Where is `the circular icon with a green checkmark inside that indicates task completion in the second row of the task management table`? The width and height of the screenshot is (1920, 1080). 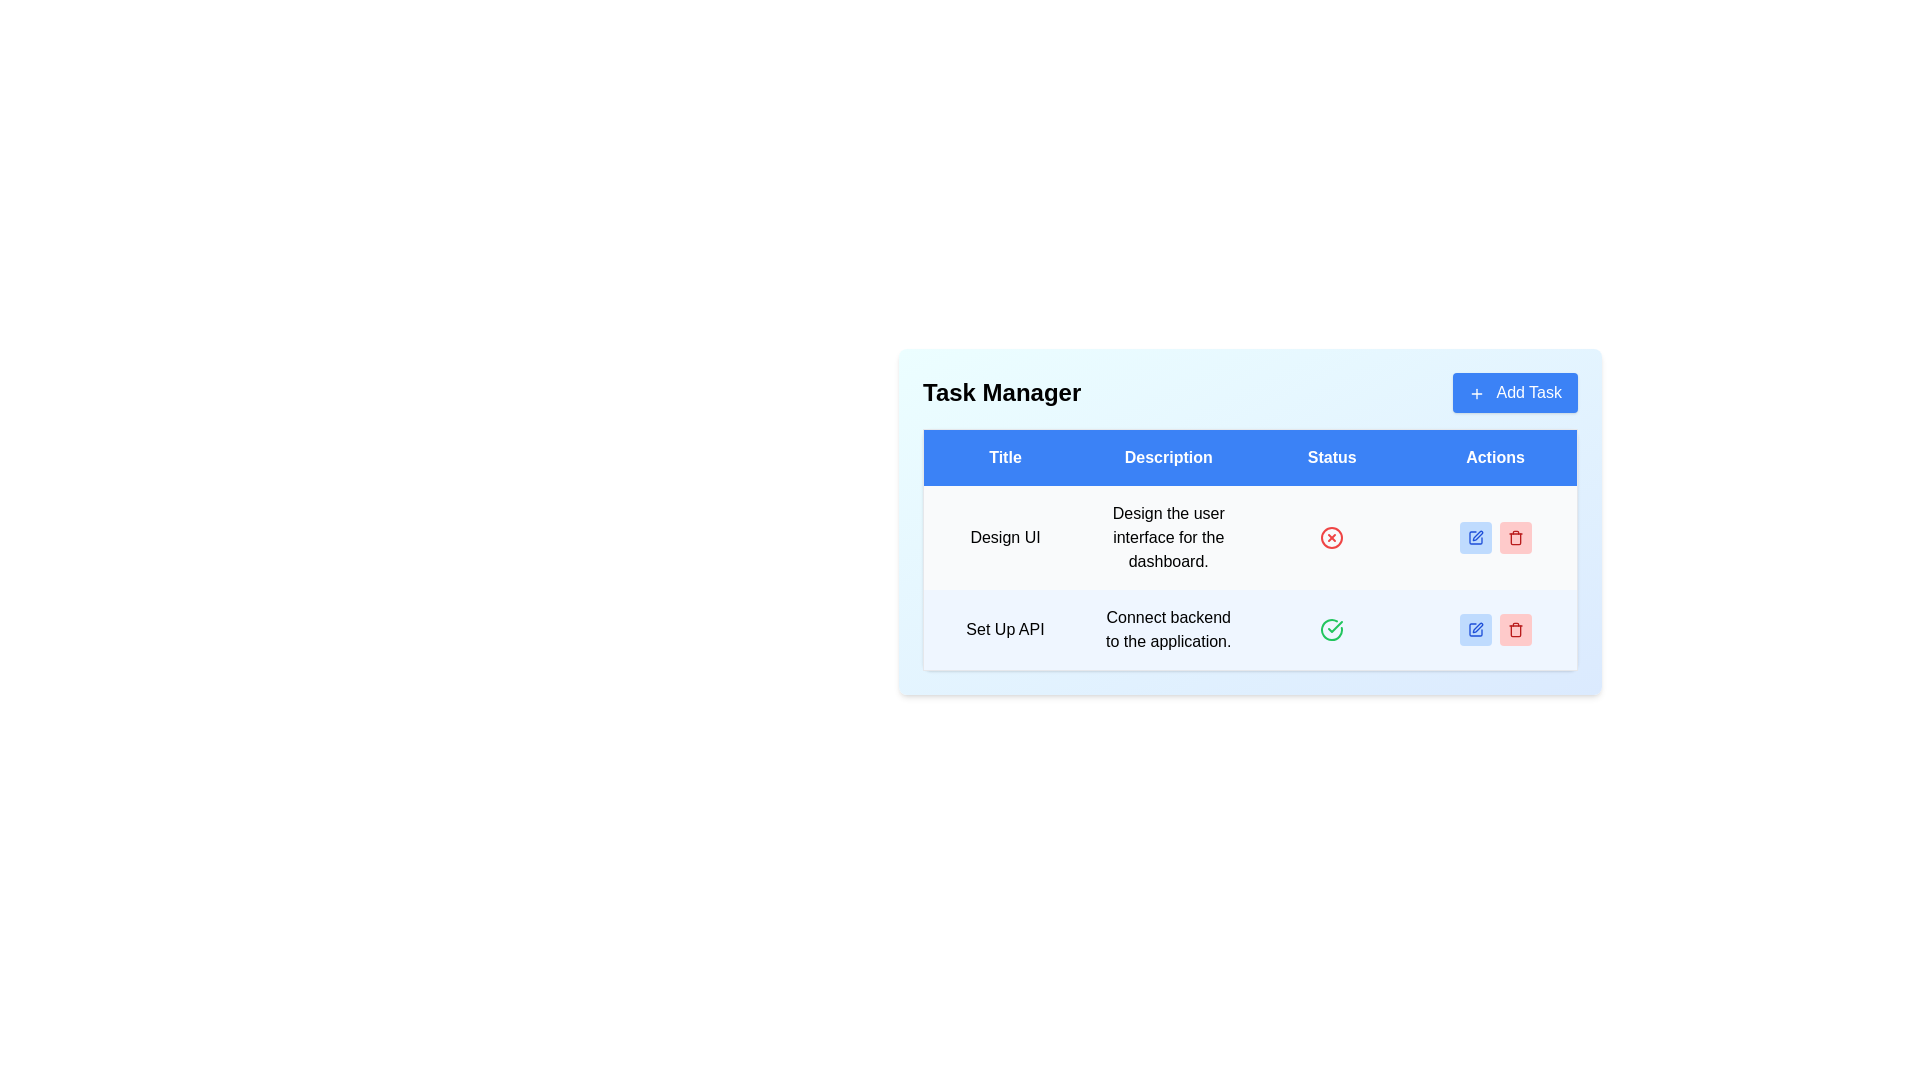 the circular icon with a green checkmark inside that indicates task completion in the second row of the task management table is located at coordinates (1332, 630).